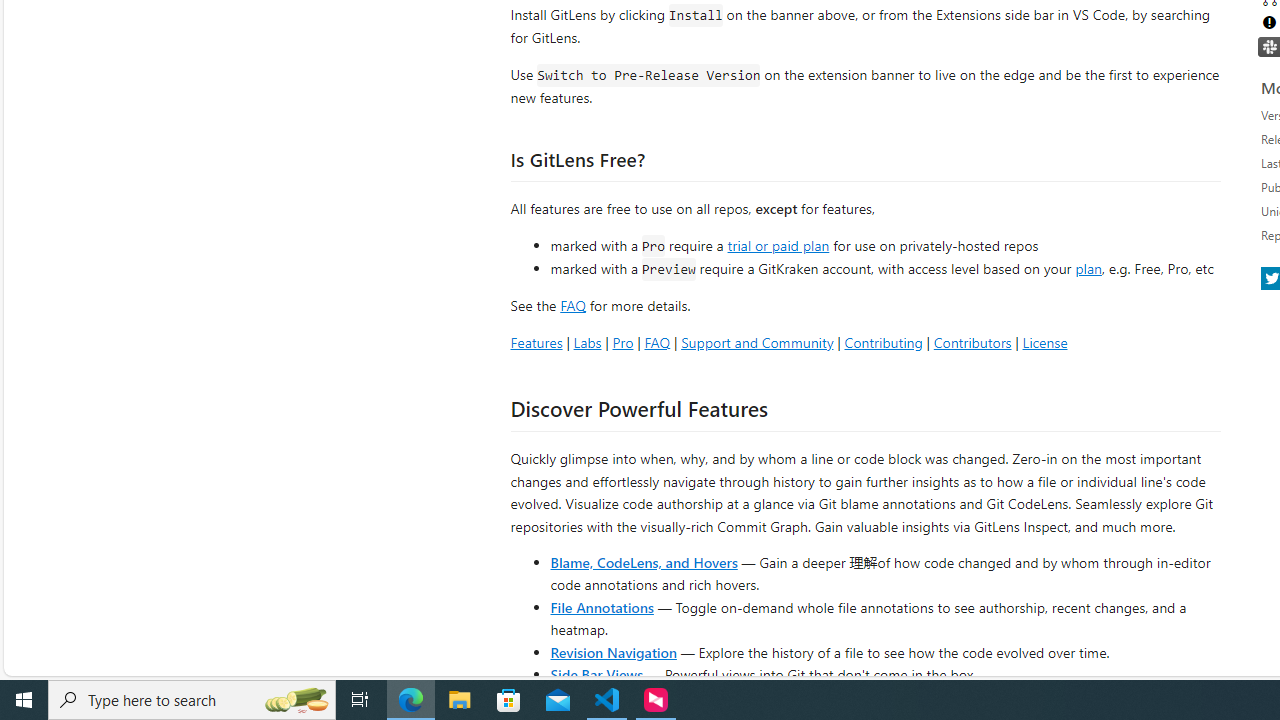 The image size is (1280, 720). I want to click on 'Revision Navigation', so click(612, 651).